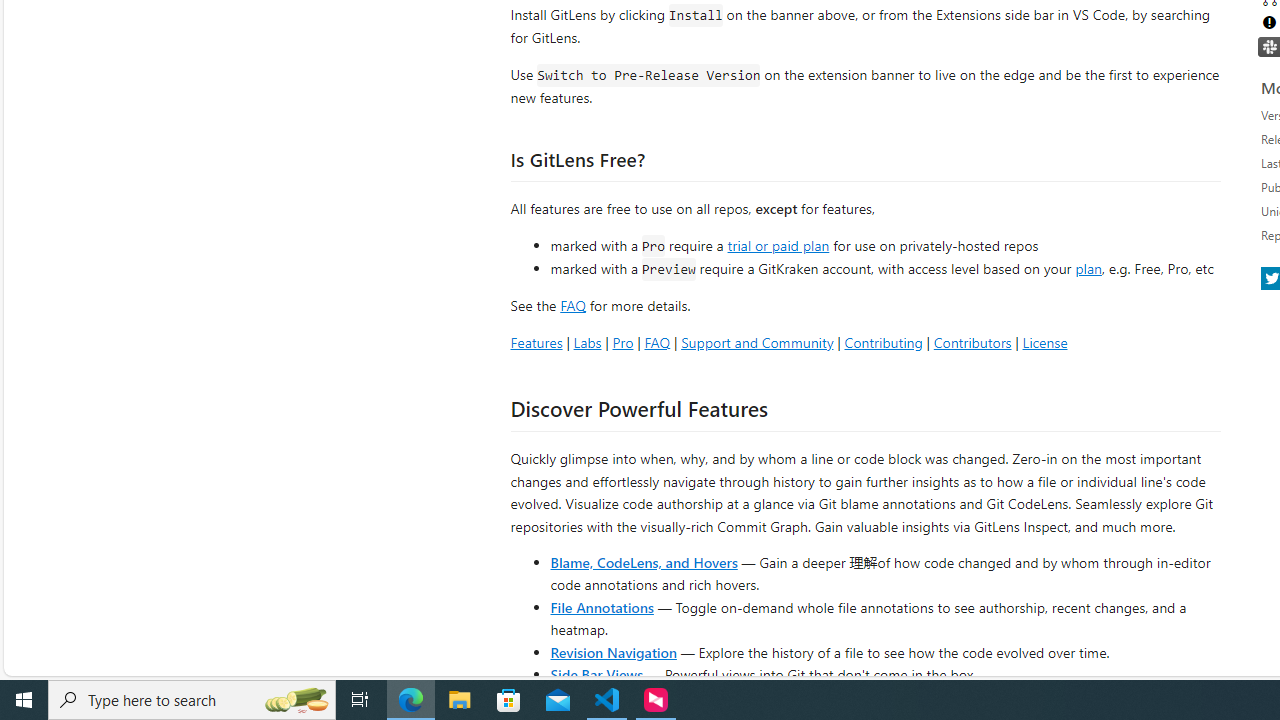 The image size is (1280, 720). I want to click on 'Revision Navigation', so click(612, 651).